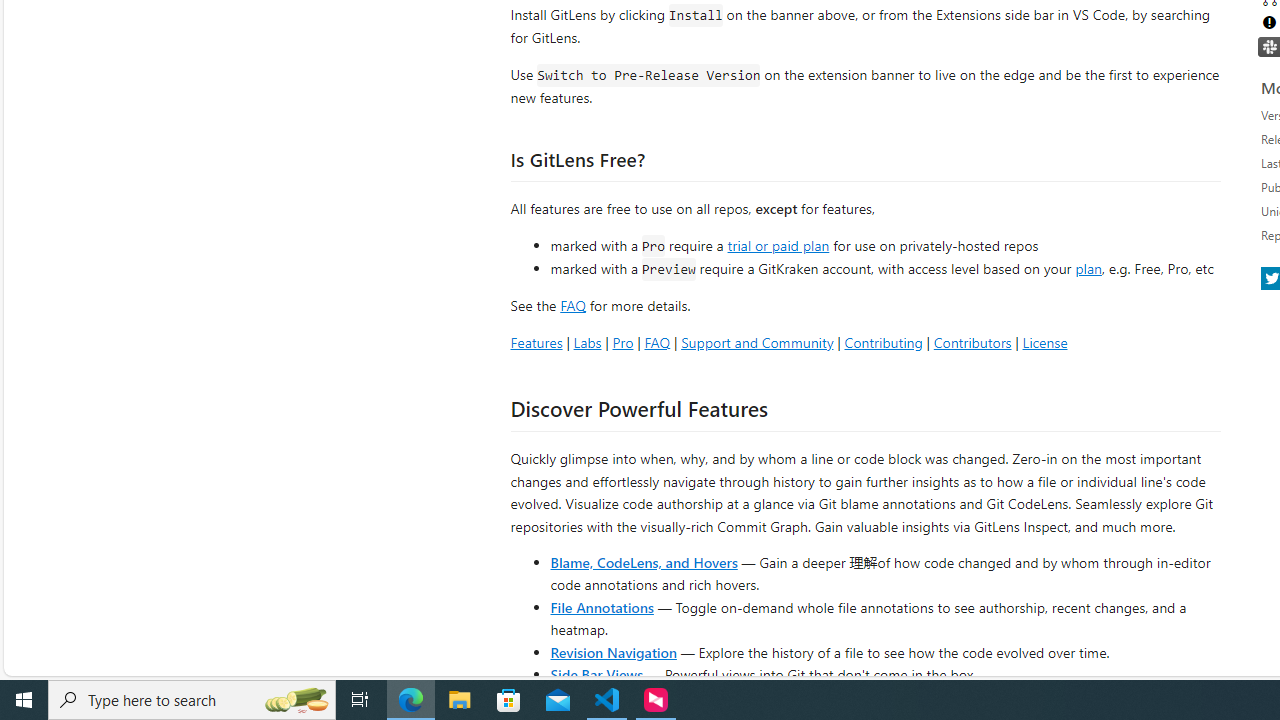 The image size is (1280, 720). I want to click on 'Revision Navigation', so click(612, 651).